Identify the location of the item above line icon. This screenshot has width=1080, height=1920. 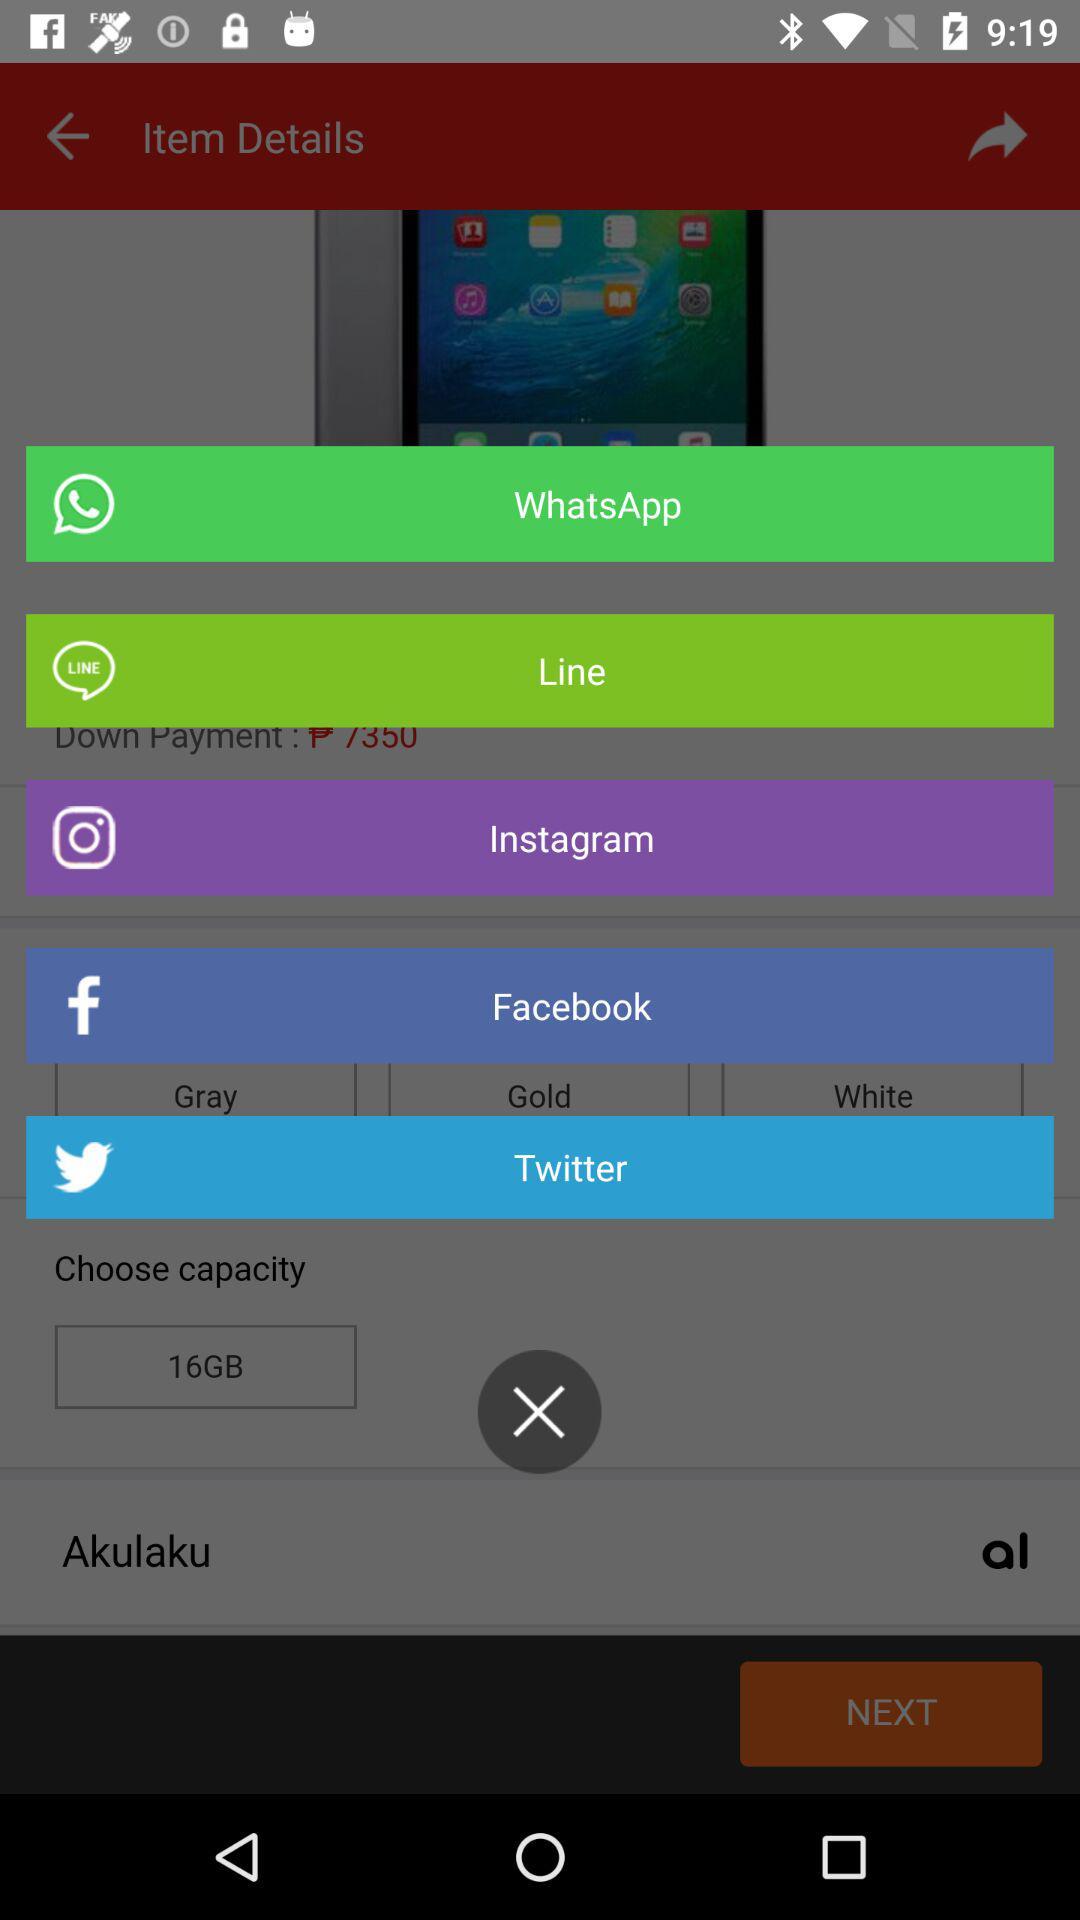
(540, 504).